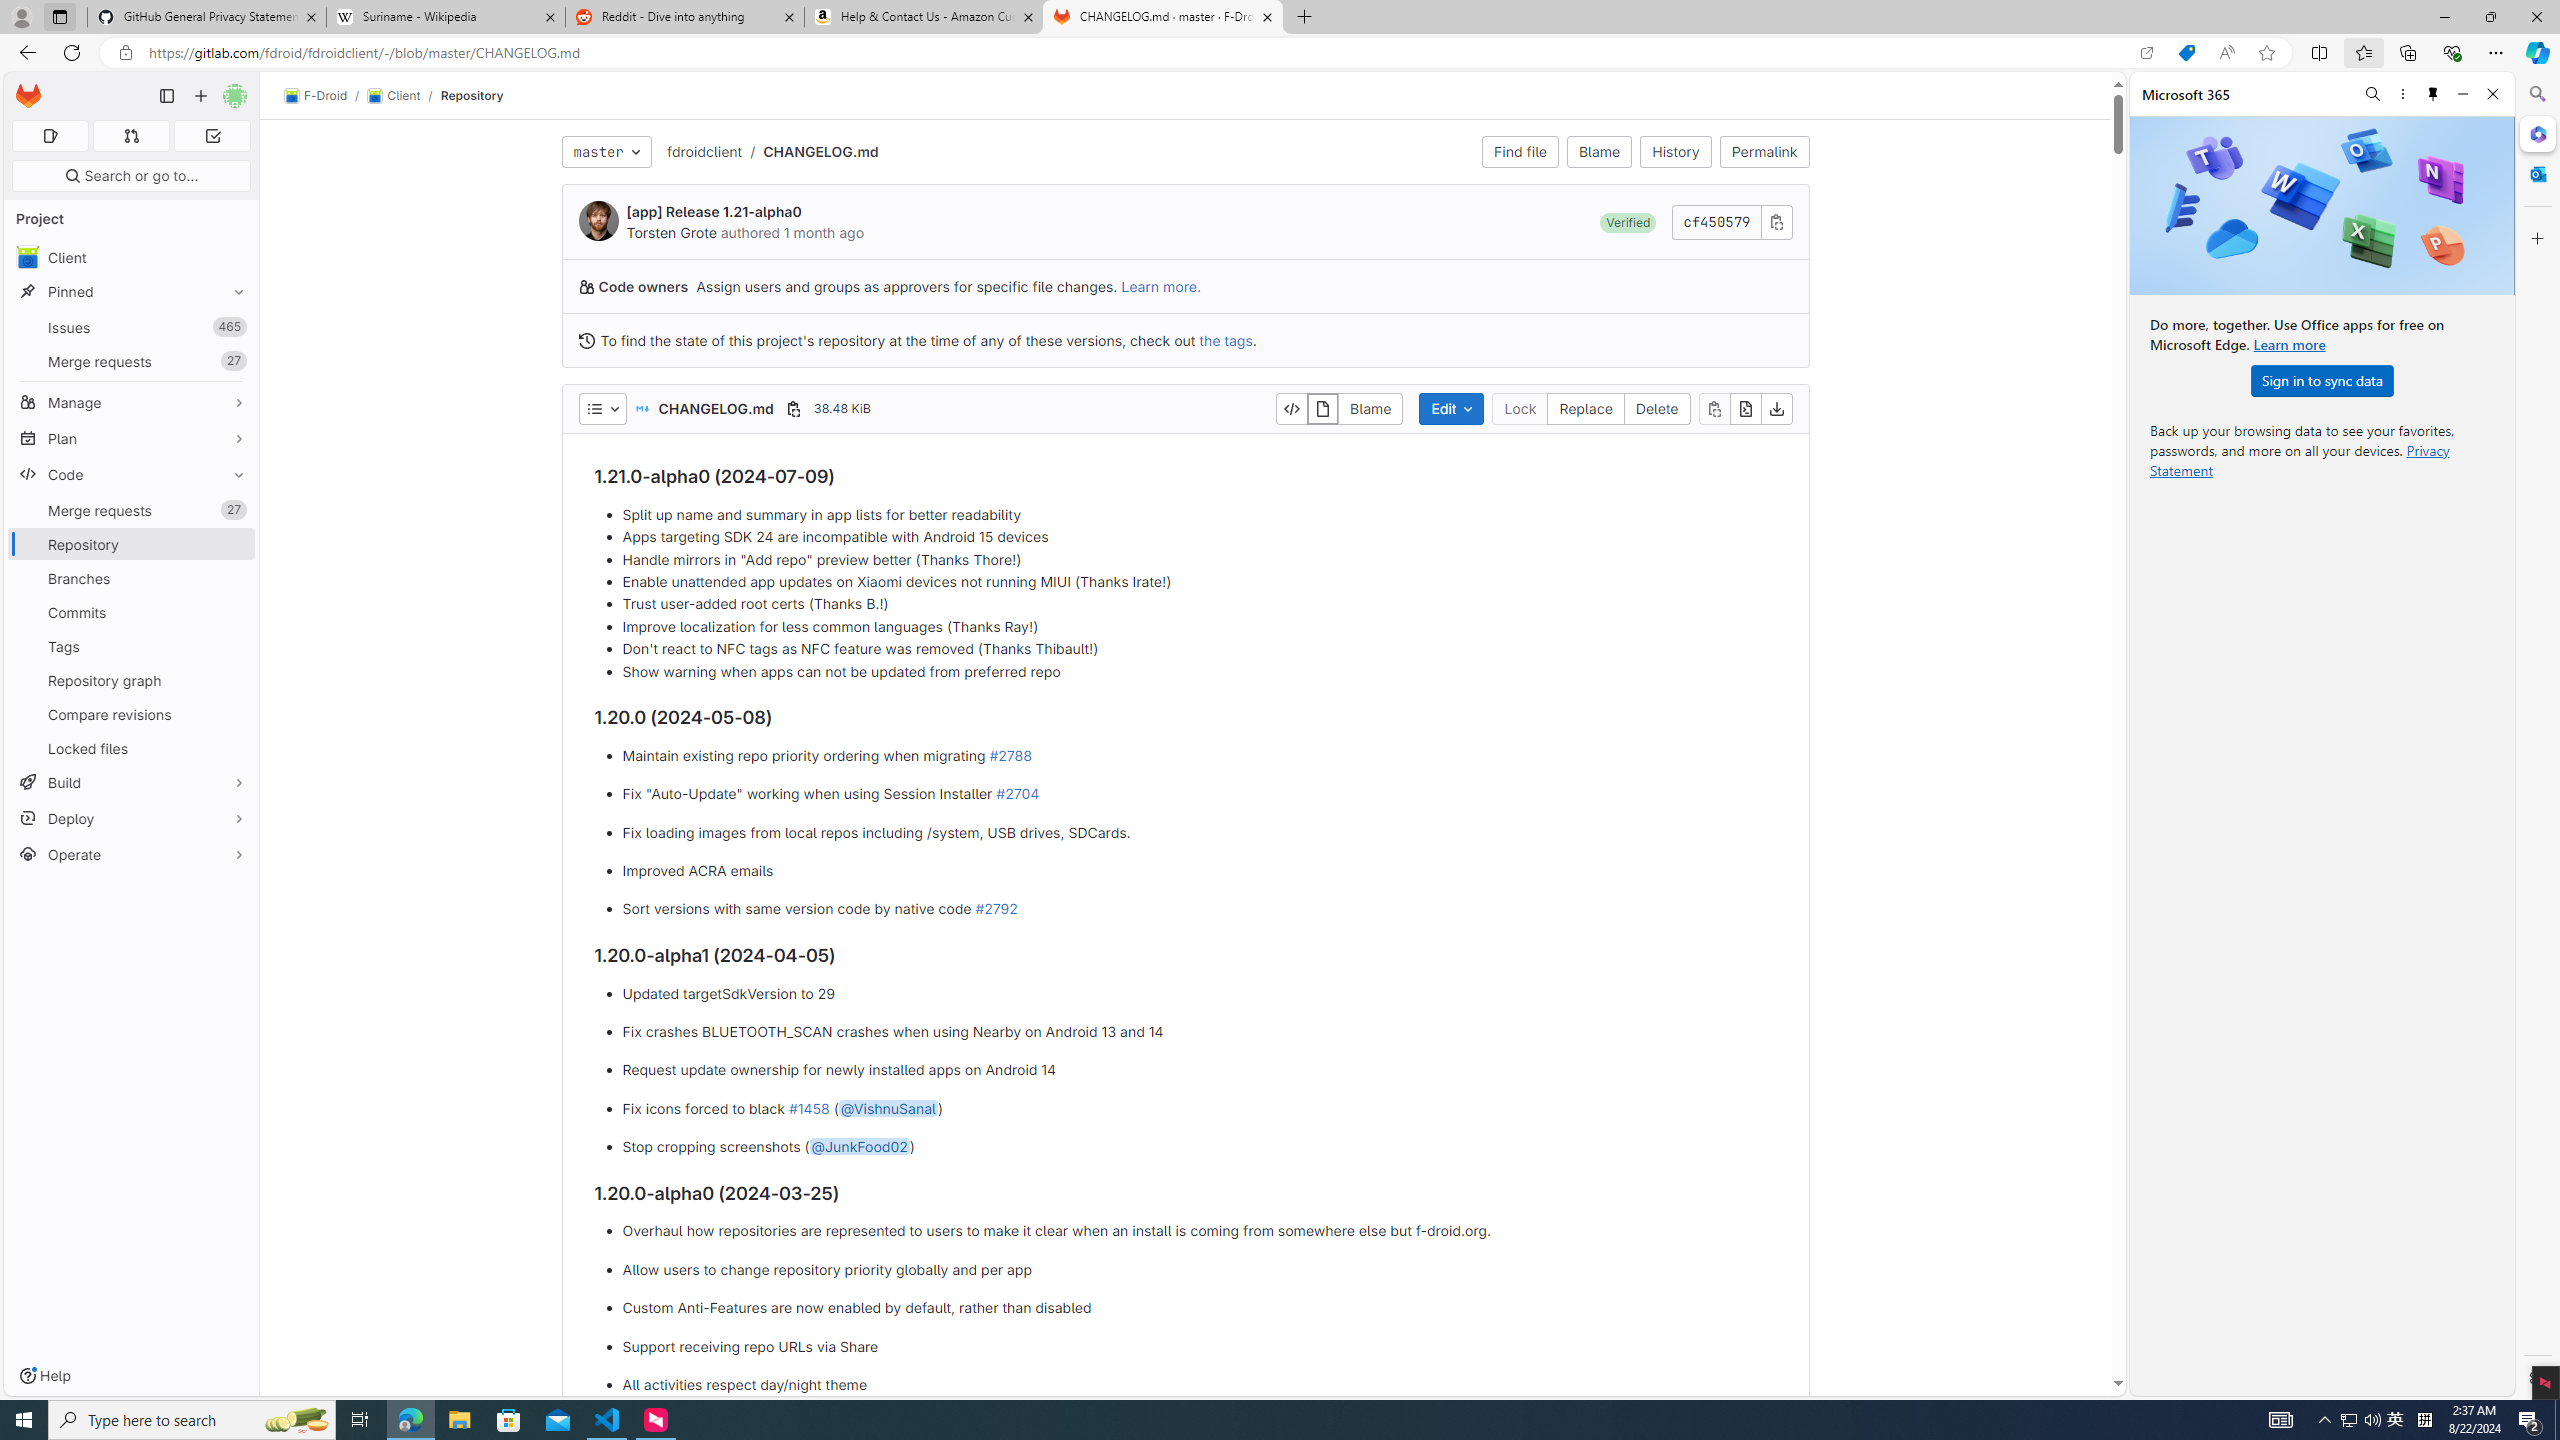  I want to click on 'Pin Repository', so click(233, 543).